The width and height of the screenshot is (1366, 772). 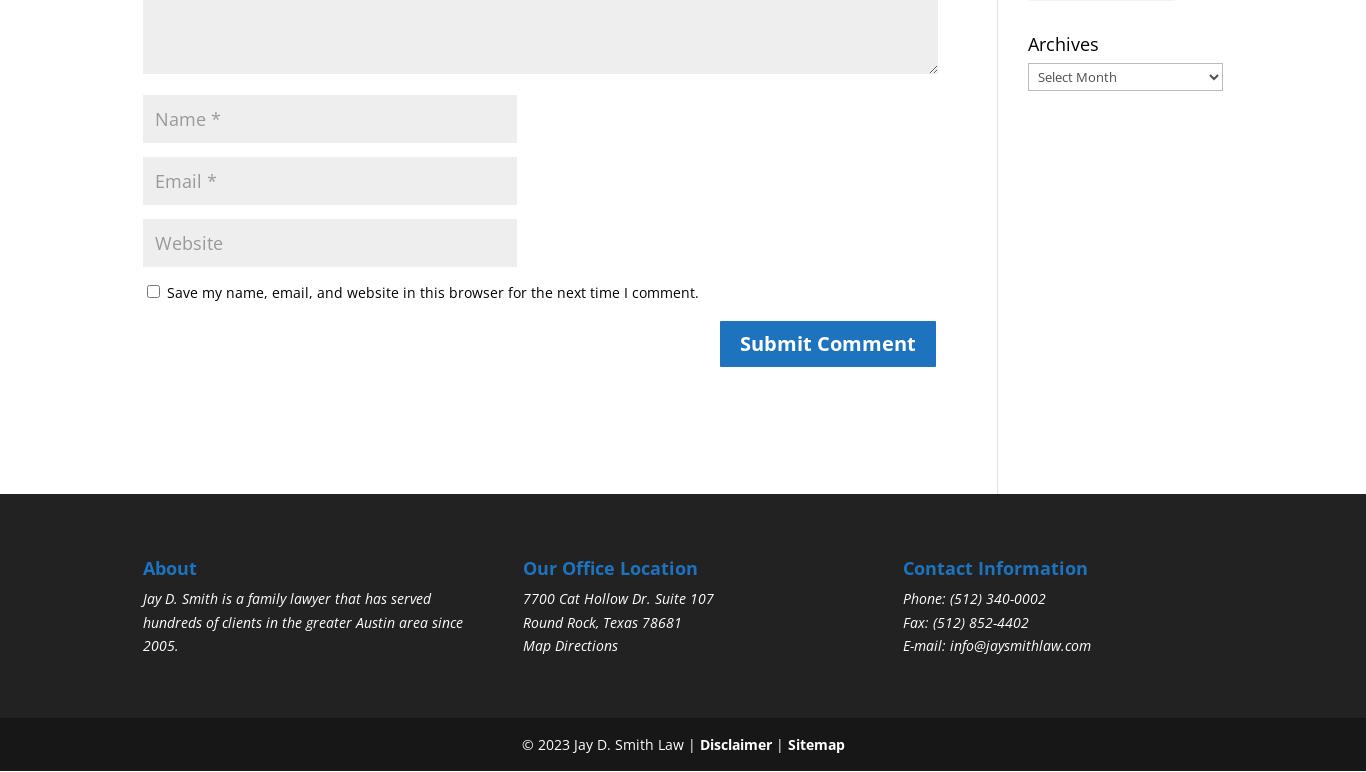 What do you see at coordinates (632, 742) in the screenshot?
I see `'Jay D. Smith Law |'` at bounding box center [632, 742].